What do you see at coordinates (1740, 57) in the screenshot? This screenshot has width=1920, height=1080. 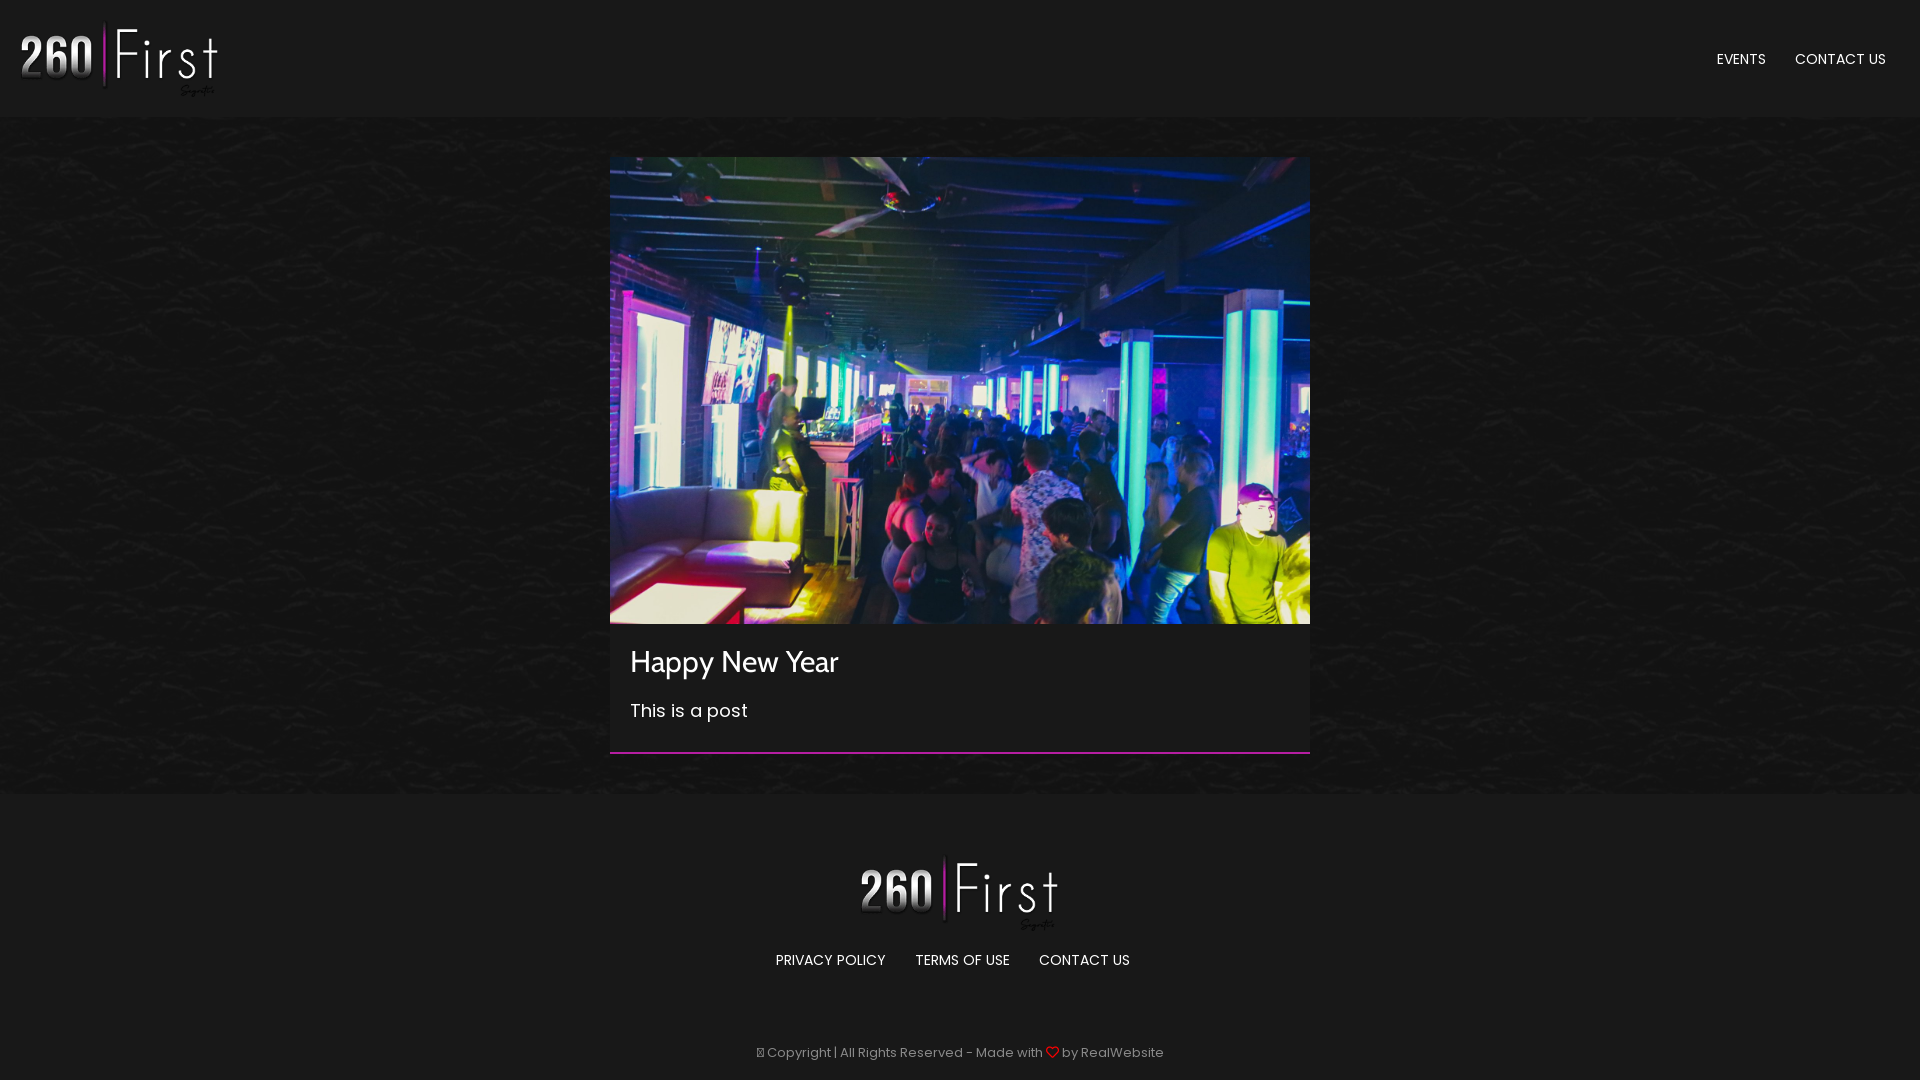 I see `'EVENTS'` at bounding box center [1740, 57].